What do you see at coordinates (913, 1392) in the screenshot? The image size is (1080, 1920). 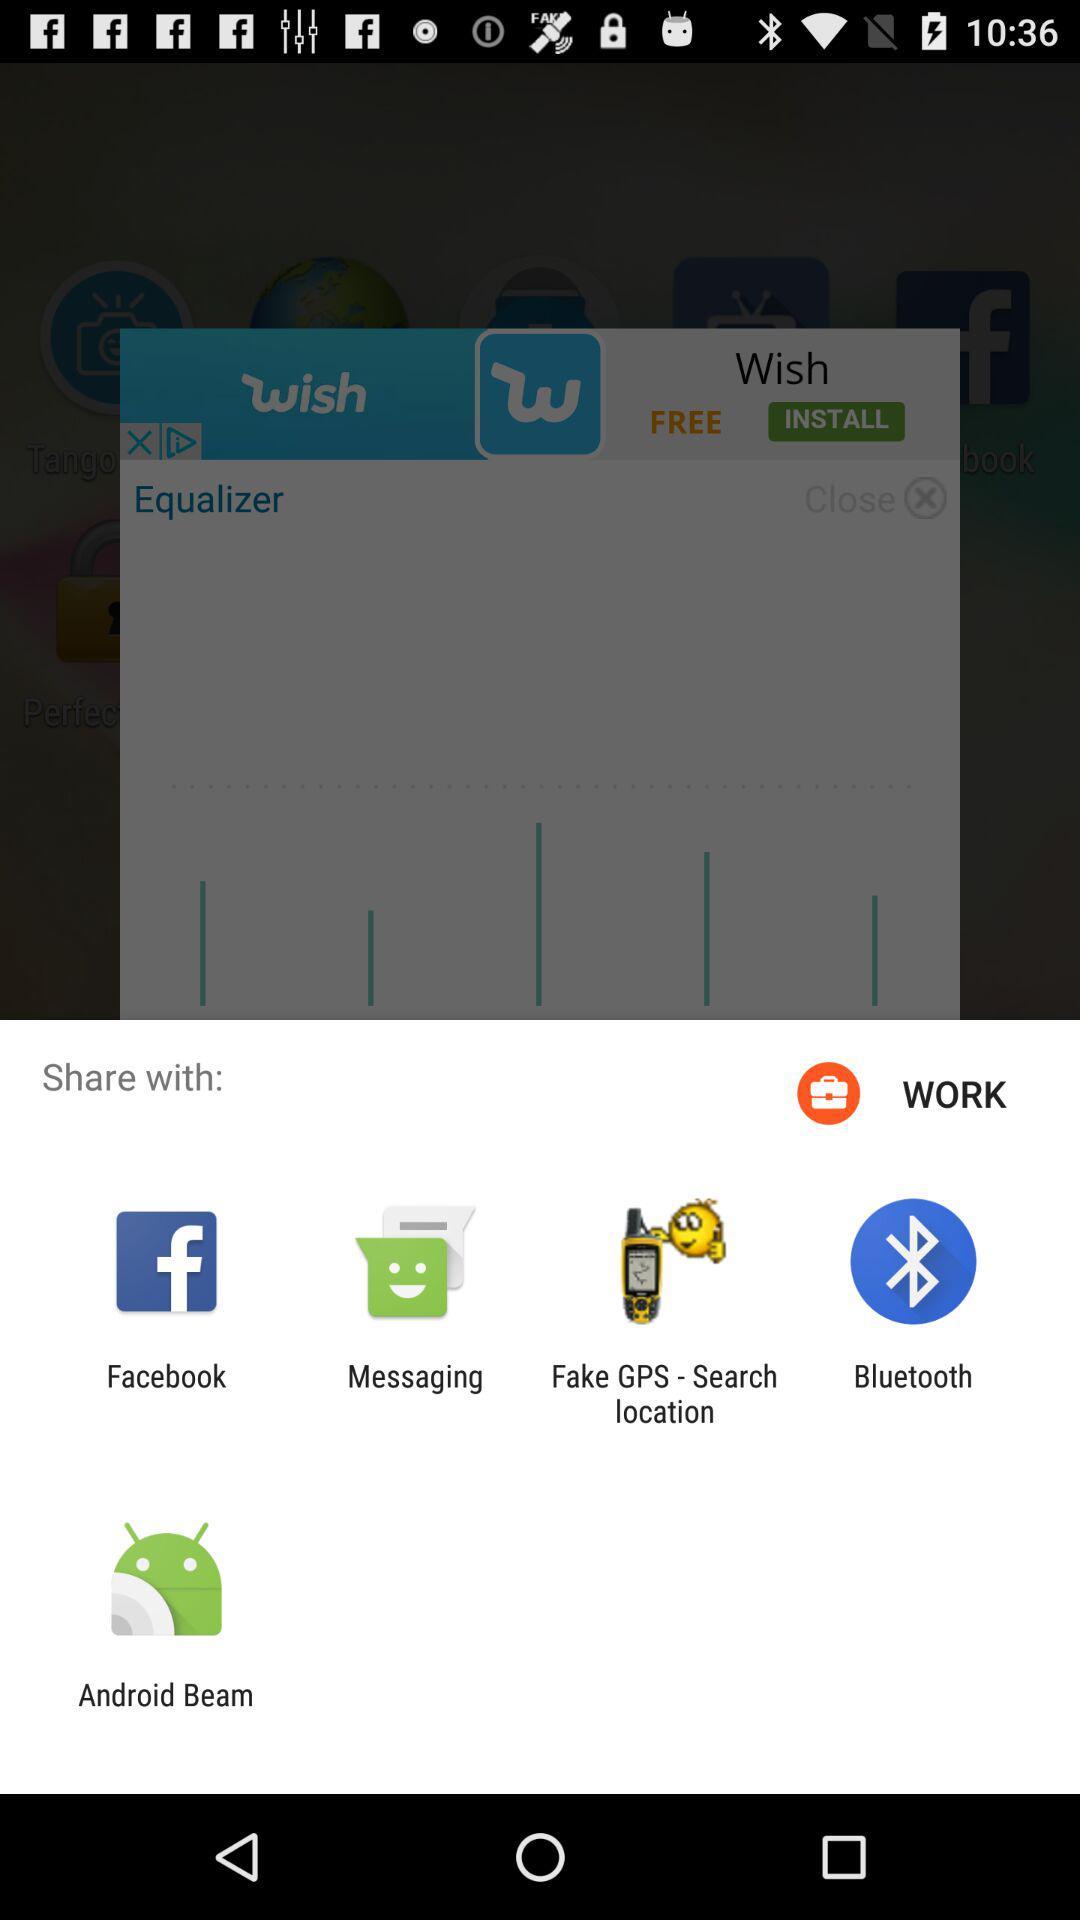 I see `the bluetooth icon` at bounding box center [913, 1392].